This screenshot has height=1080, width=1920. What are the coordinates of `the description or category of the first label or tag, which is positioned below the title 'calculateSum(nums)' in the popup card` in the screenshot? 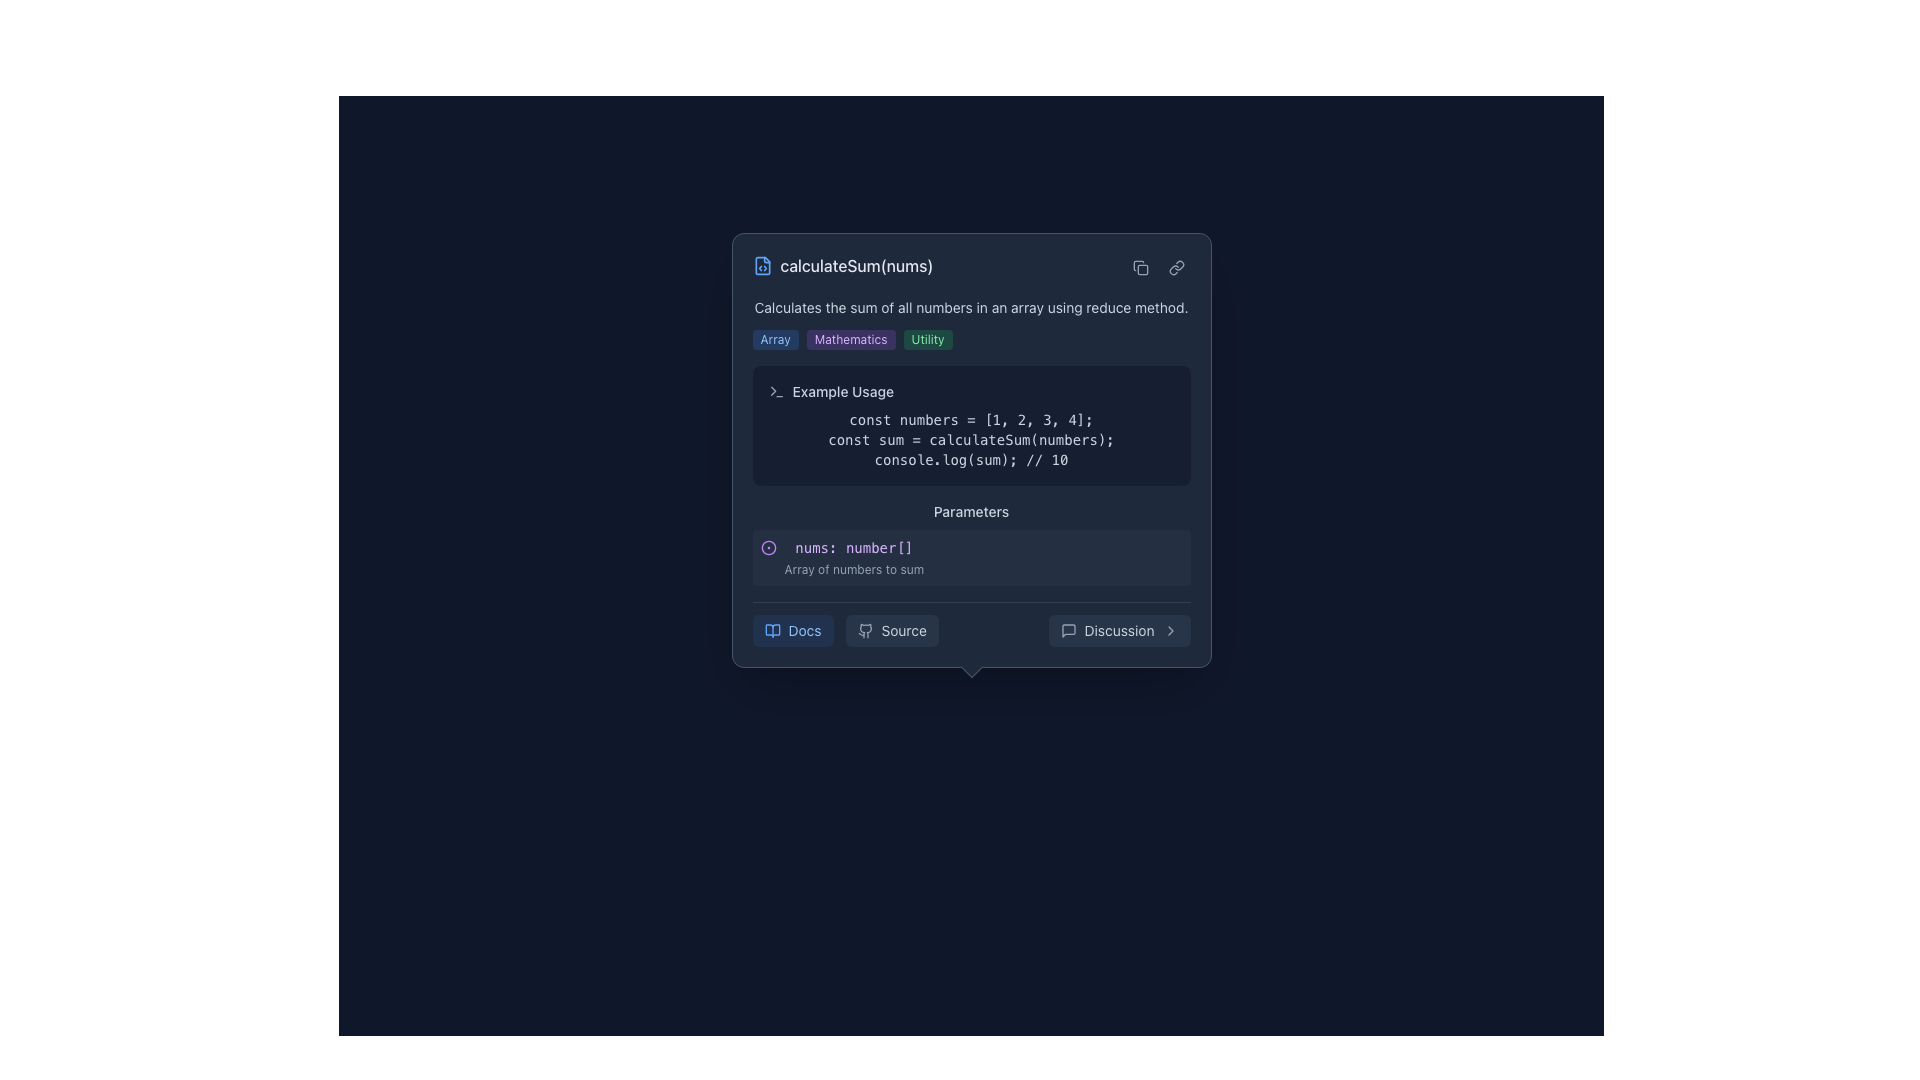 It's located at (774, 338).